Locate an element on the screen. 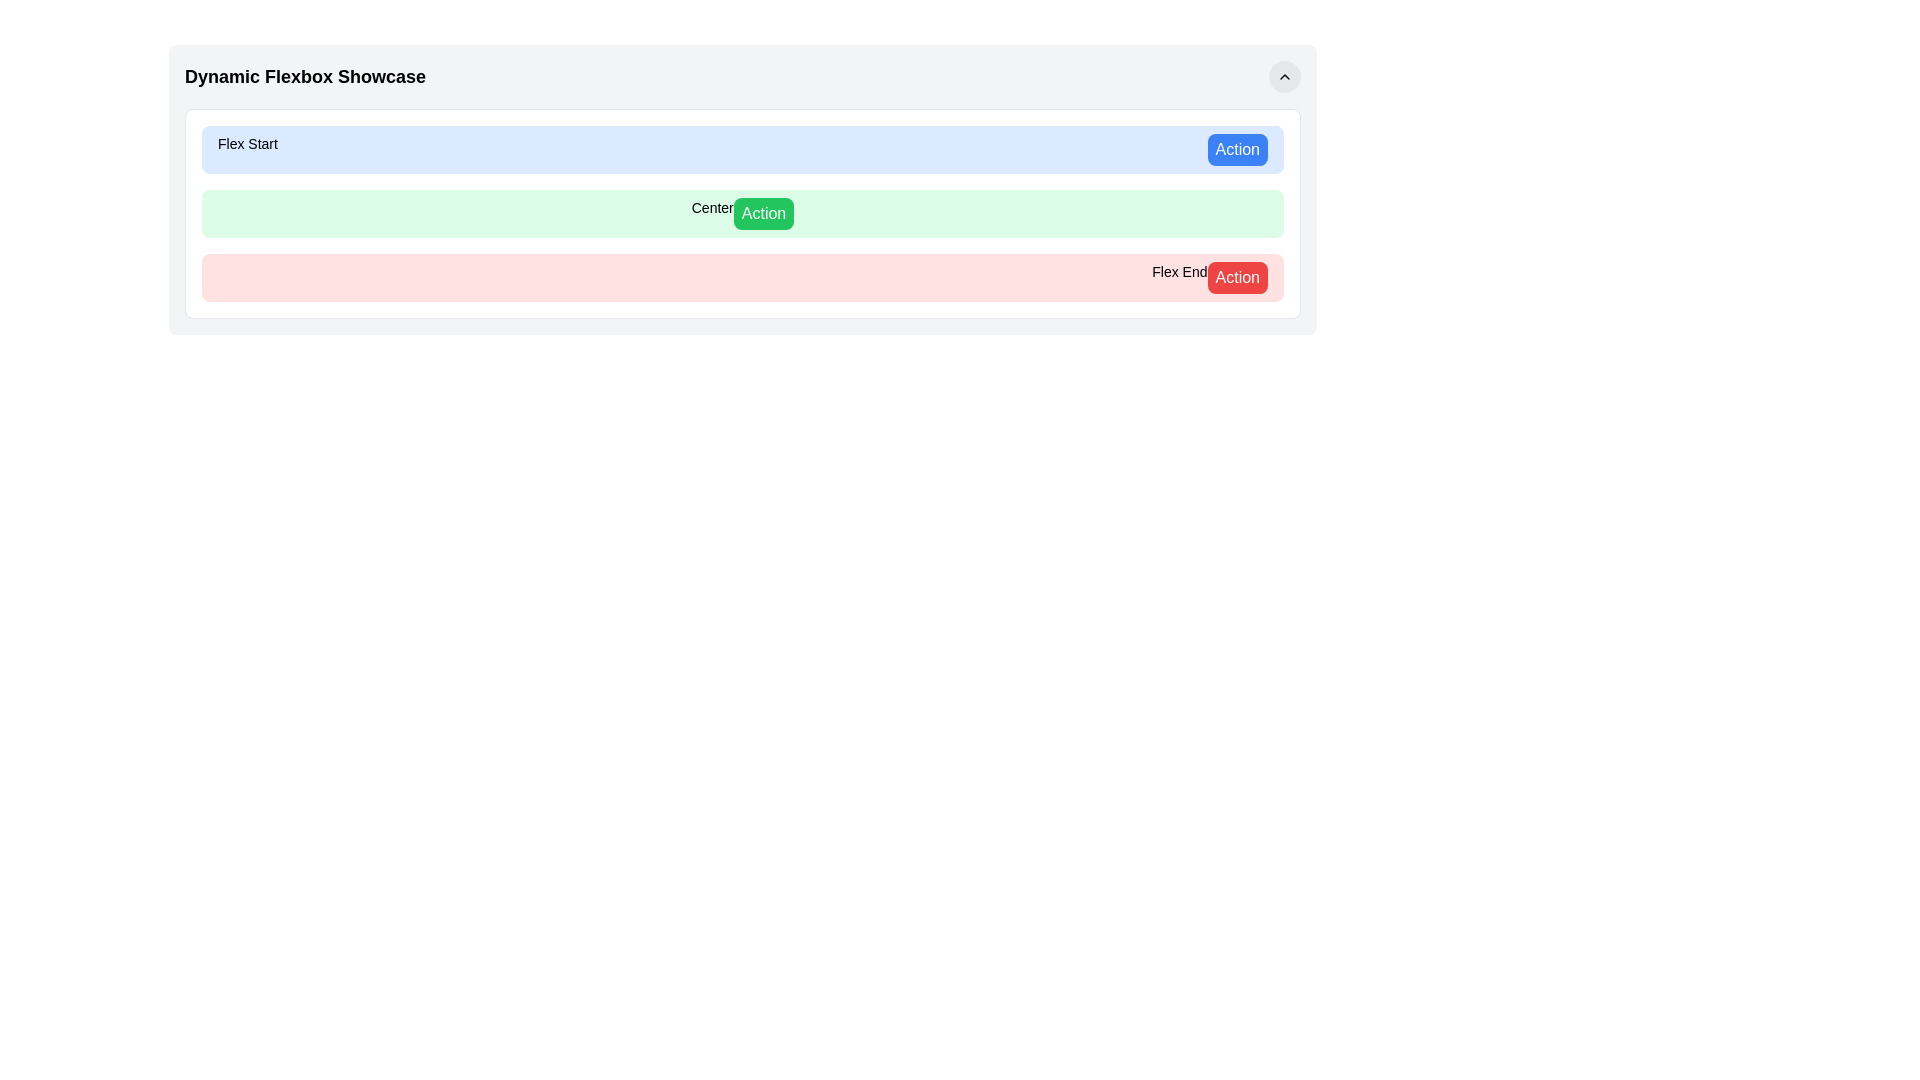  the button located at the right end of a flexible layout with a light red background, which has the text 'Flex End' to its left, to observe a styling change is located at coordinates (1236, 277).